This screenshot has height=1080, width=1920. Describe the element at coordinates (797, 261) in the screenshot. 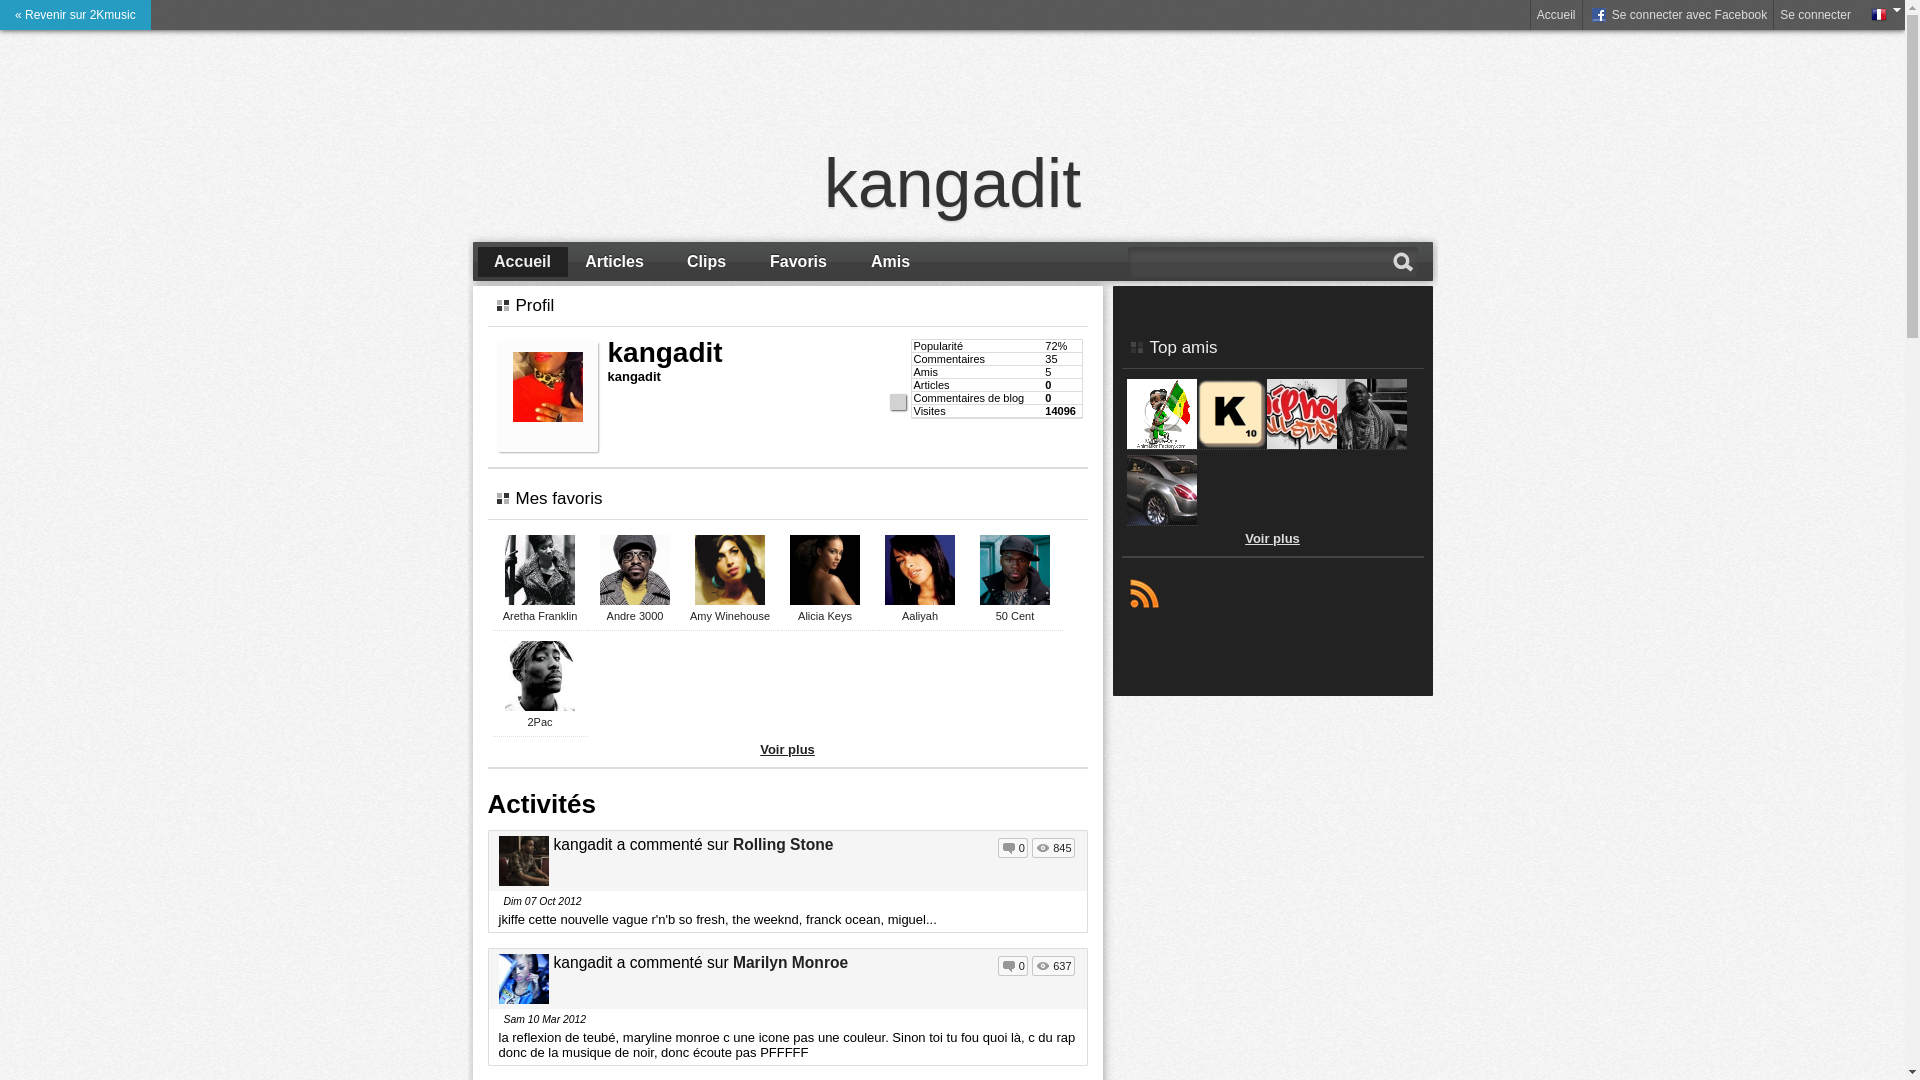

I see `'Favoris'` at that location.